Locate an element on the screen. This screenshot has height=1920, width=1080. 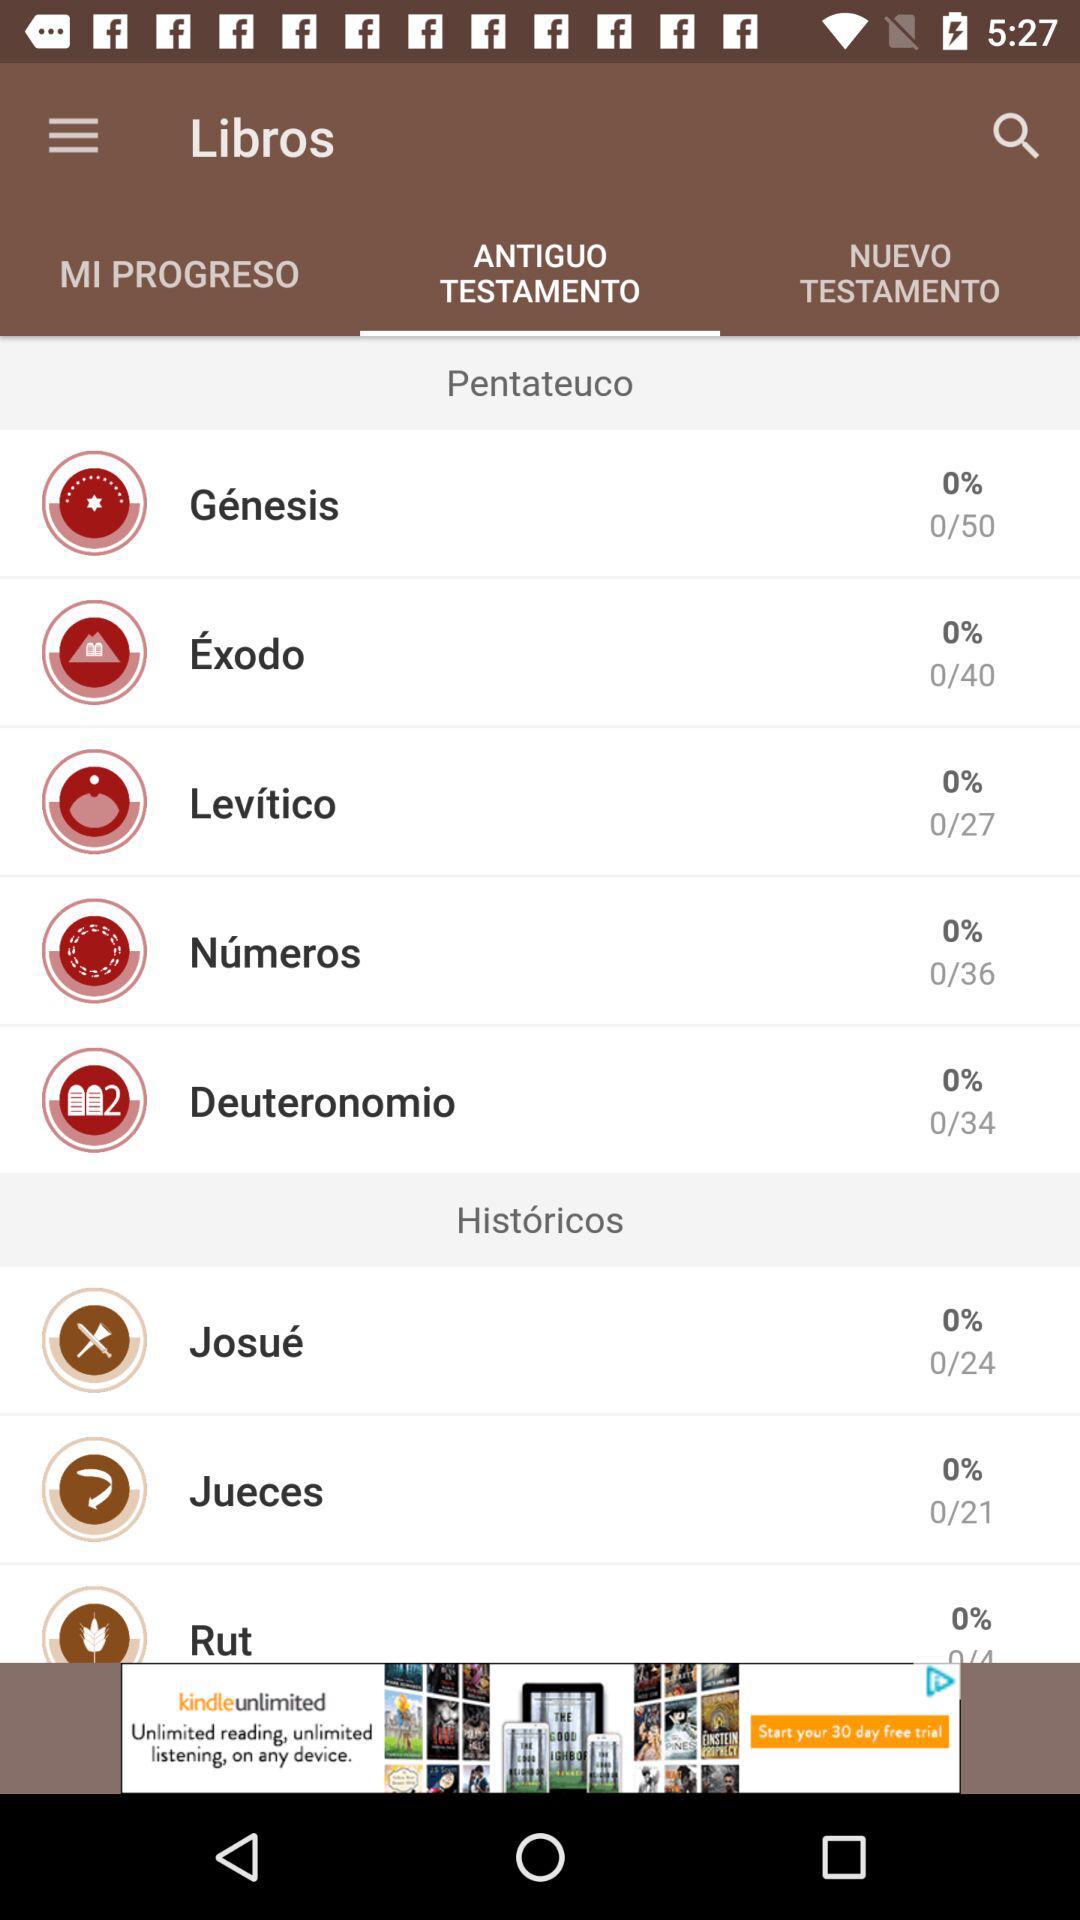
the jueces icon is located at coordinates (255, 1489).